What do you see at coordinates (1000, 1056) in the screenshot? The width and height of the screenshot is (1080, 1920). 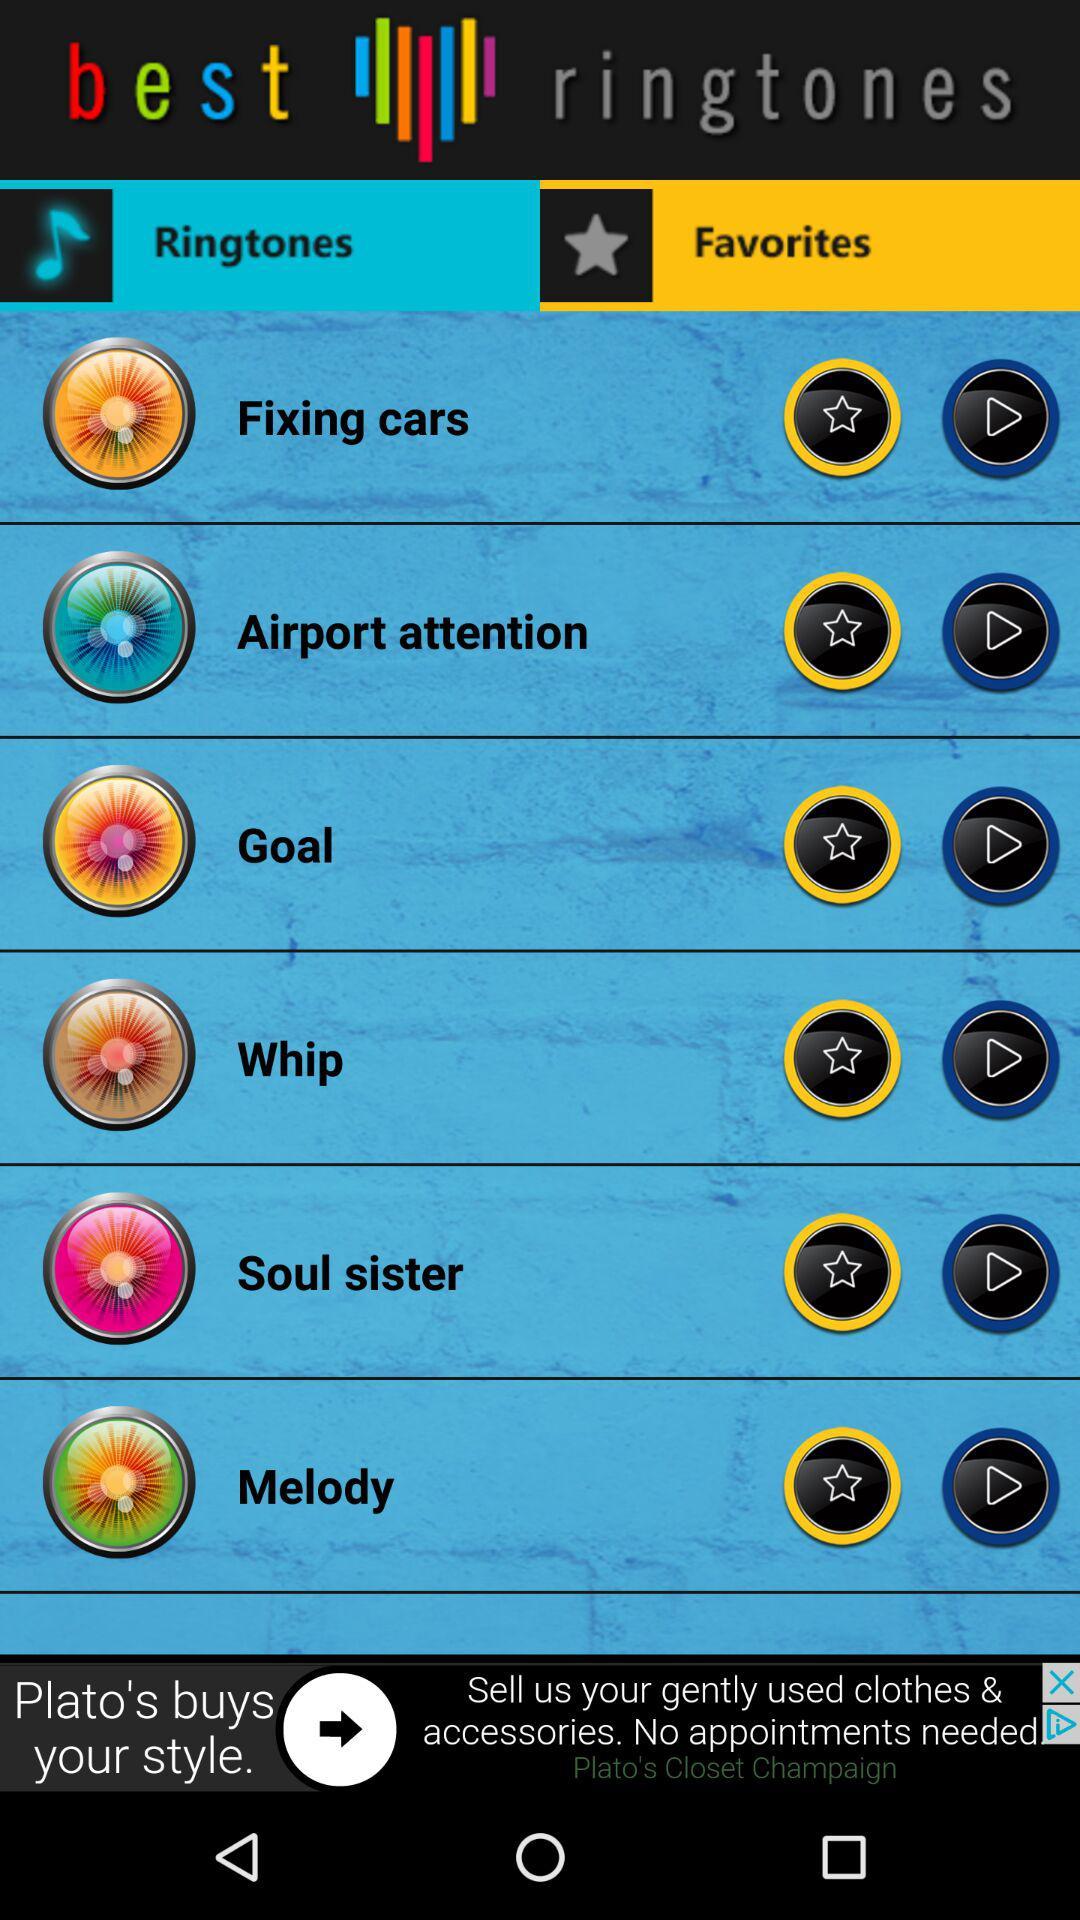 I see `play` at bounding box center [1000, 1056].